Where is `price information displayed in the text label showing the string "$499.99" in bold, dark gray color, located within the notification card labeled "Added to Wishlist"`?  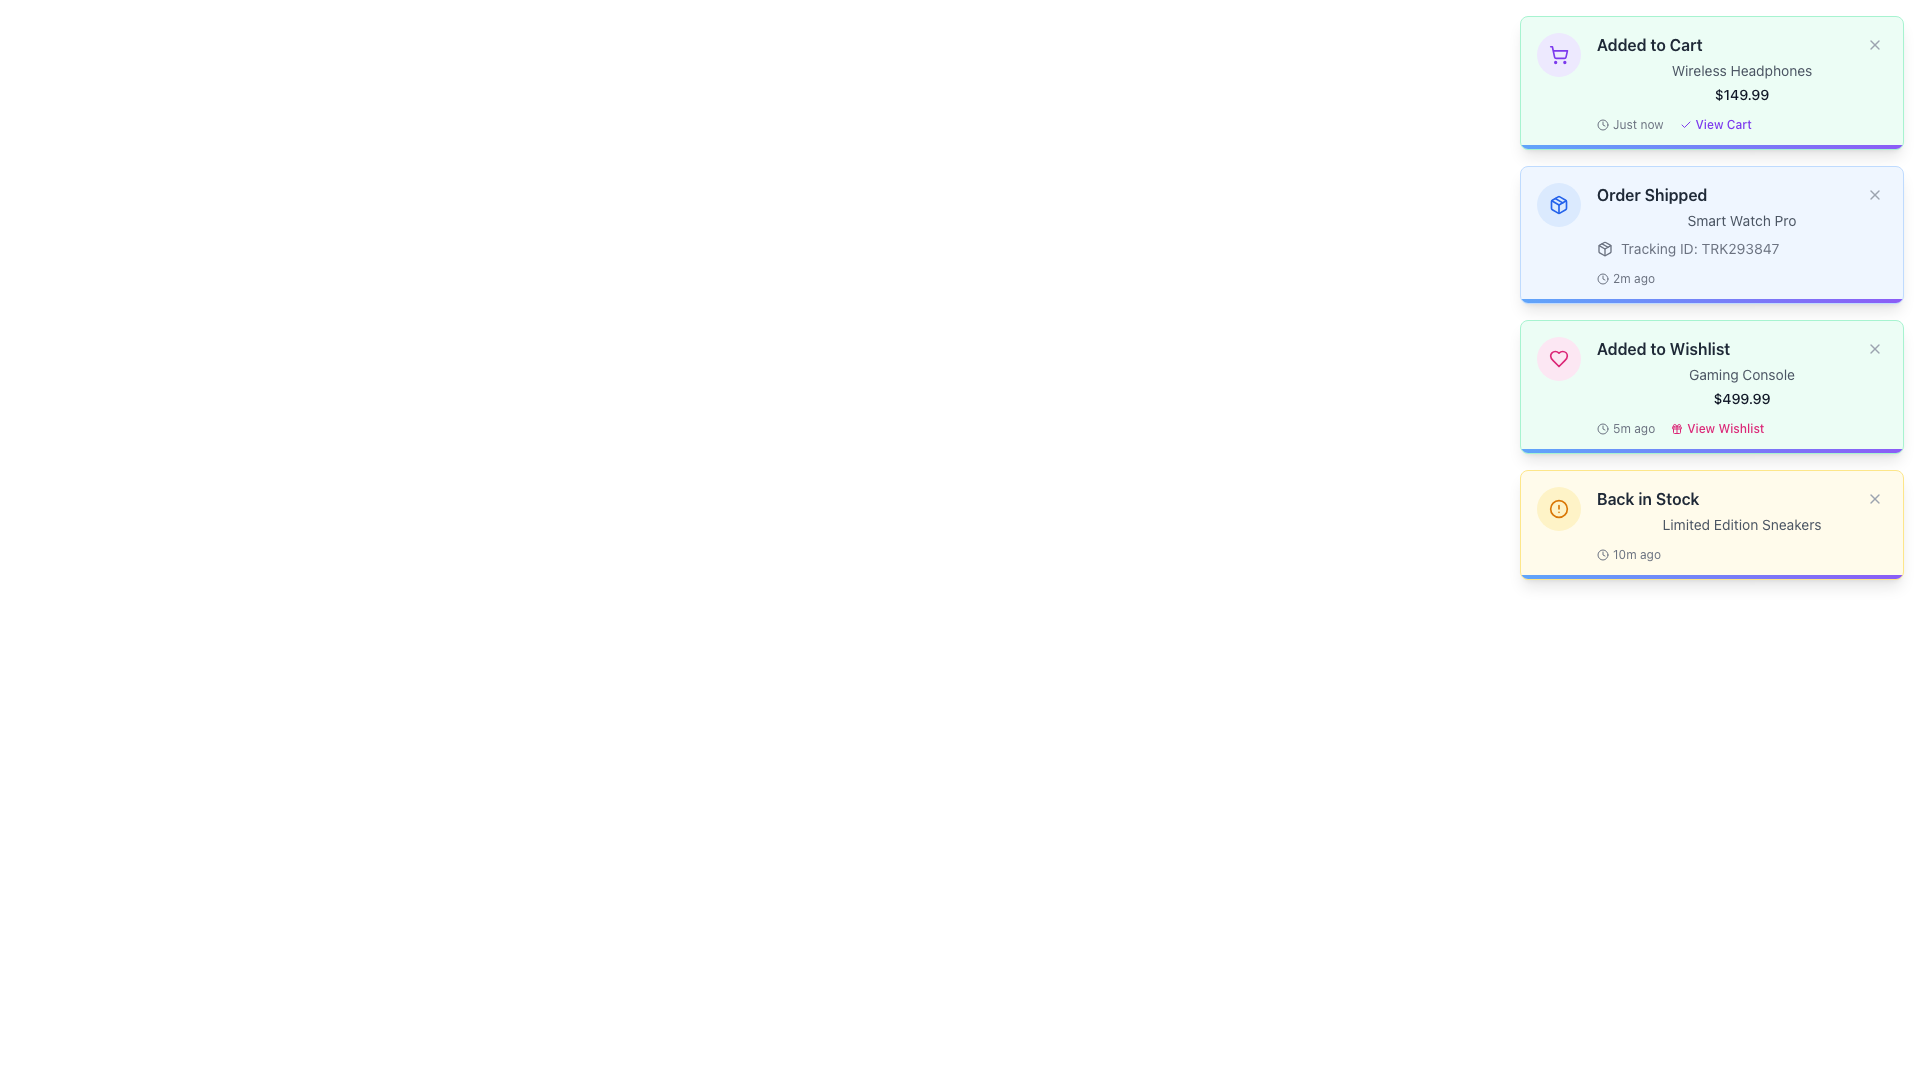
price information displayed in the text label showing the string "$499.99" in bold, dark gray color, located within the notification card labeled "Added to Wishlist" is located at coordinates (1741, 398).